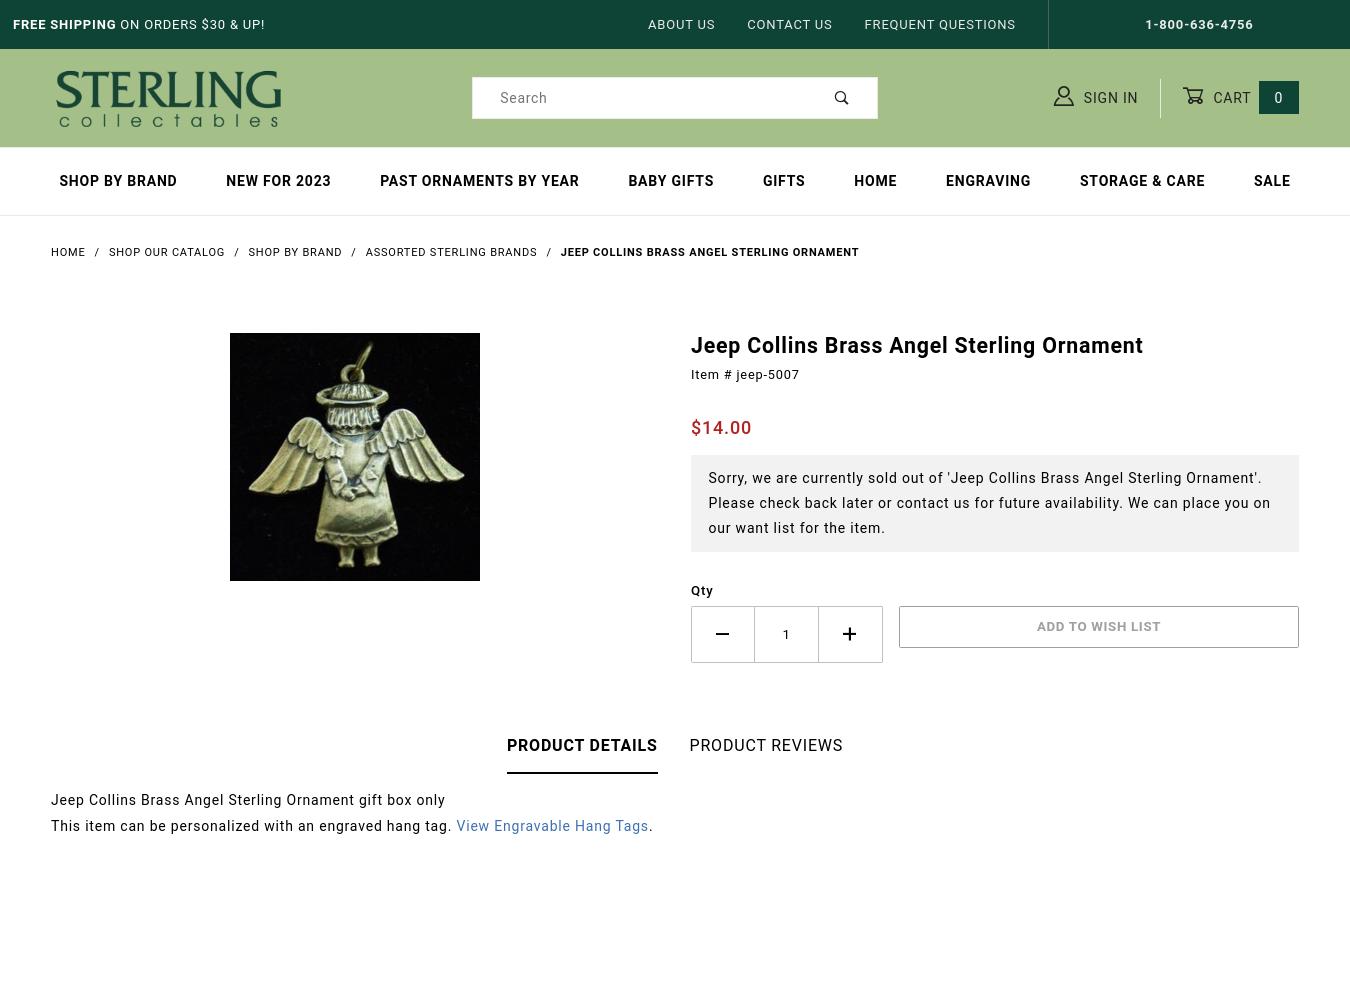 The height and width of the screenshot is (1000, 1350). Describe the element at coordinates (744, 373) in the screenshot. I see `'Item # jeep-5007'` at that location.